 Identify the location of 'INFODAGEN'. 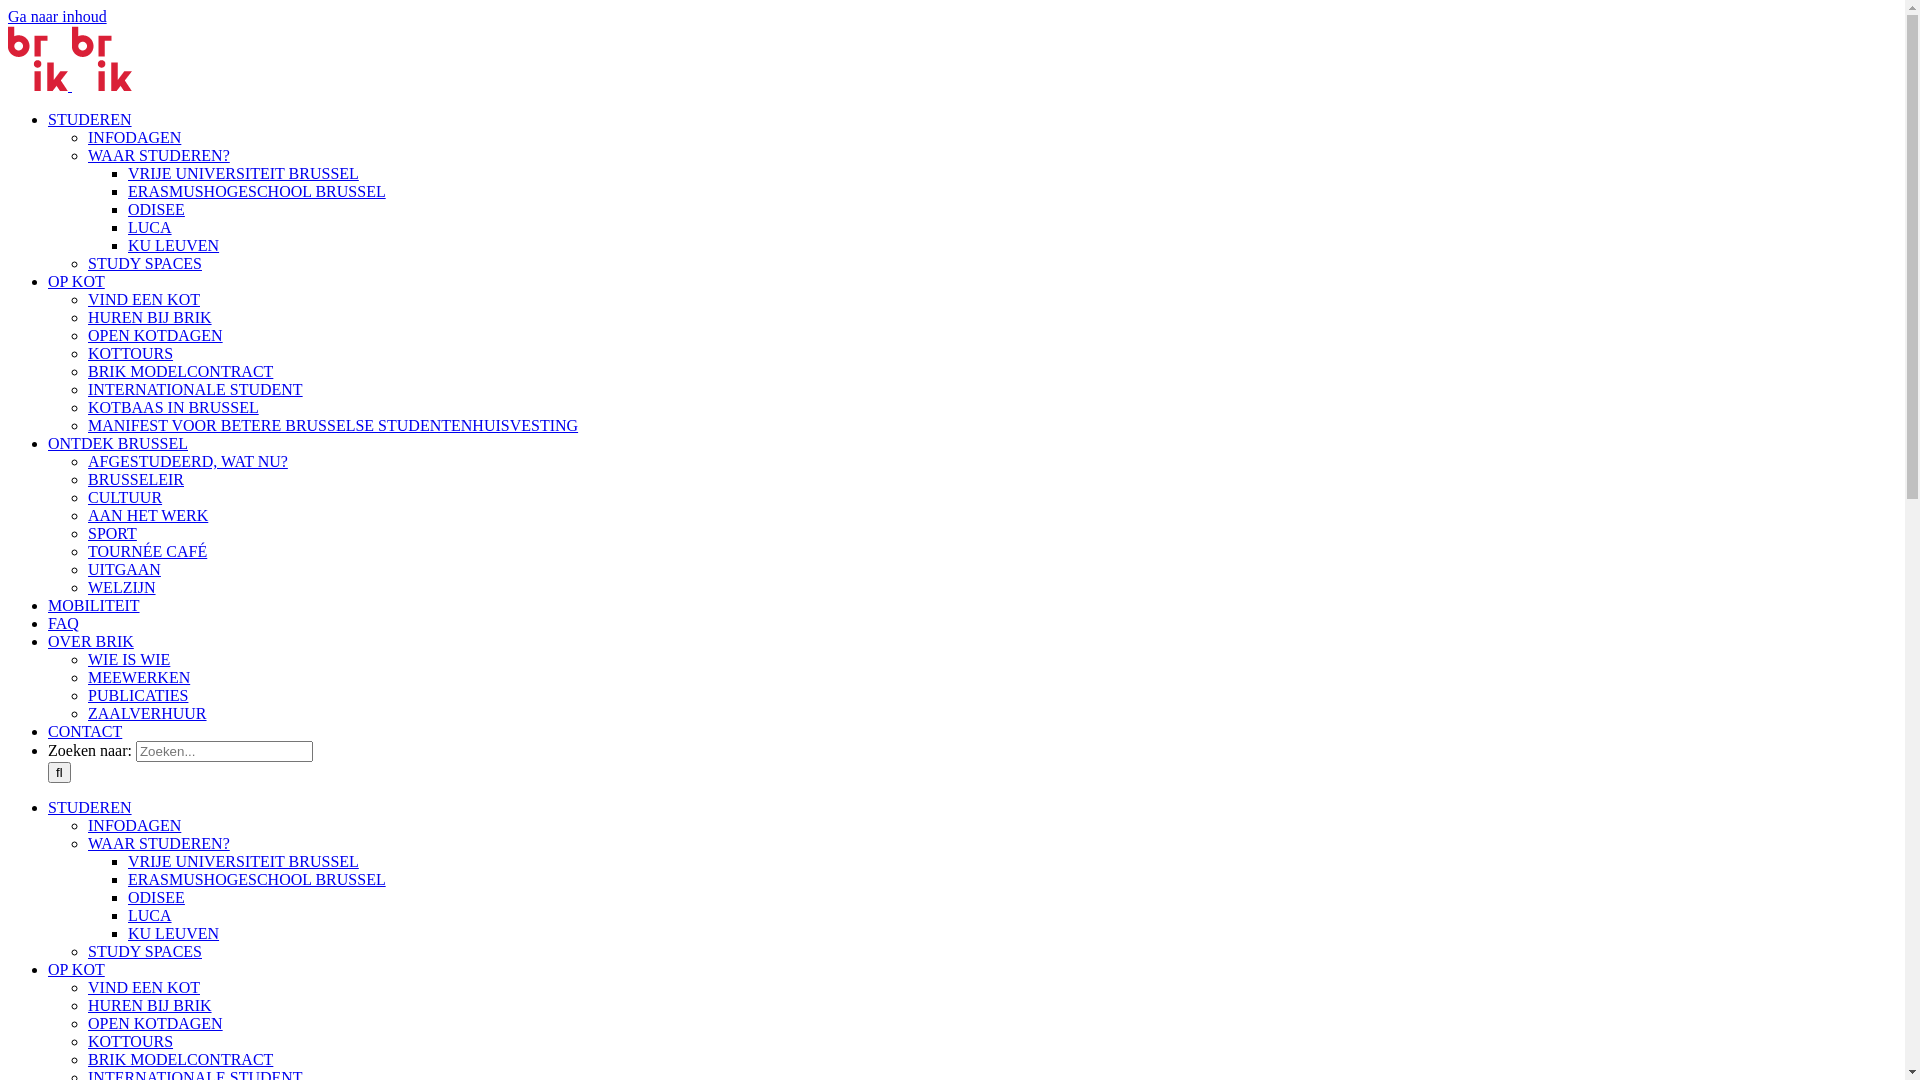
(133, 136).